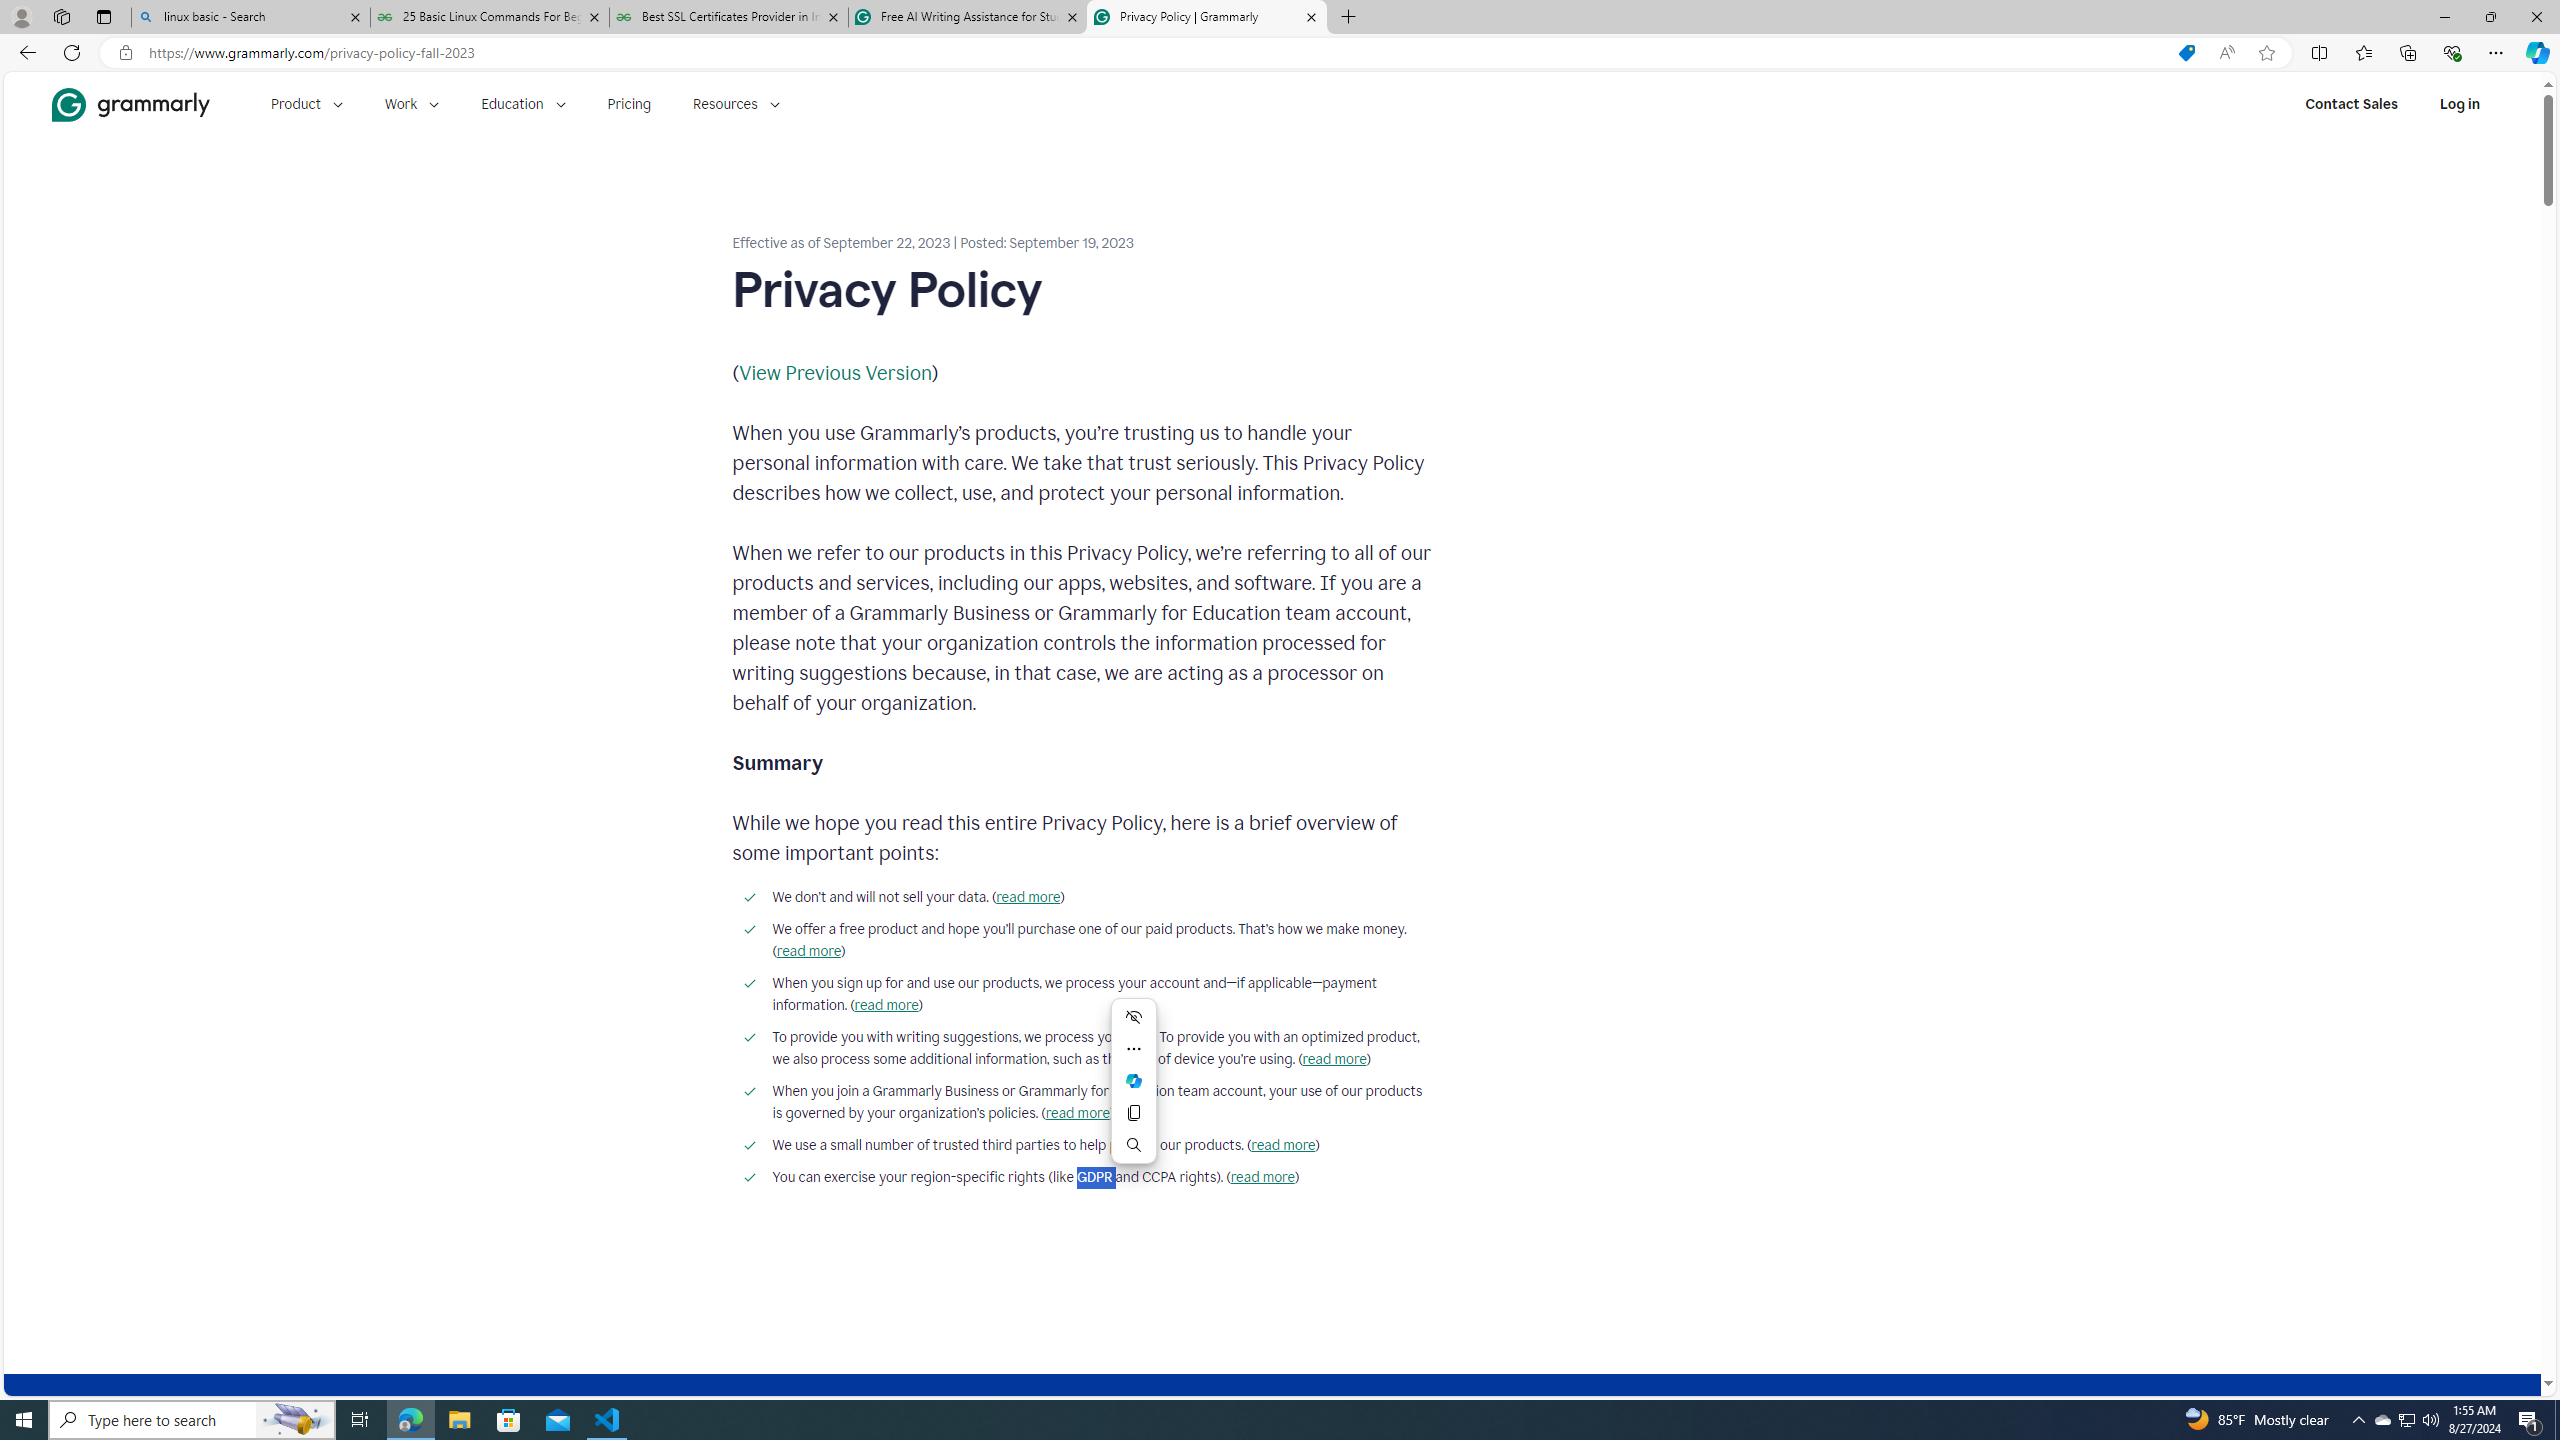 The width and height of the screenshot is (2560, 1440). What do you see at coordinates (2459, 103) in the screenshot?
I see `'Log in'` at bounding box center [2459, 103].